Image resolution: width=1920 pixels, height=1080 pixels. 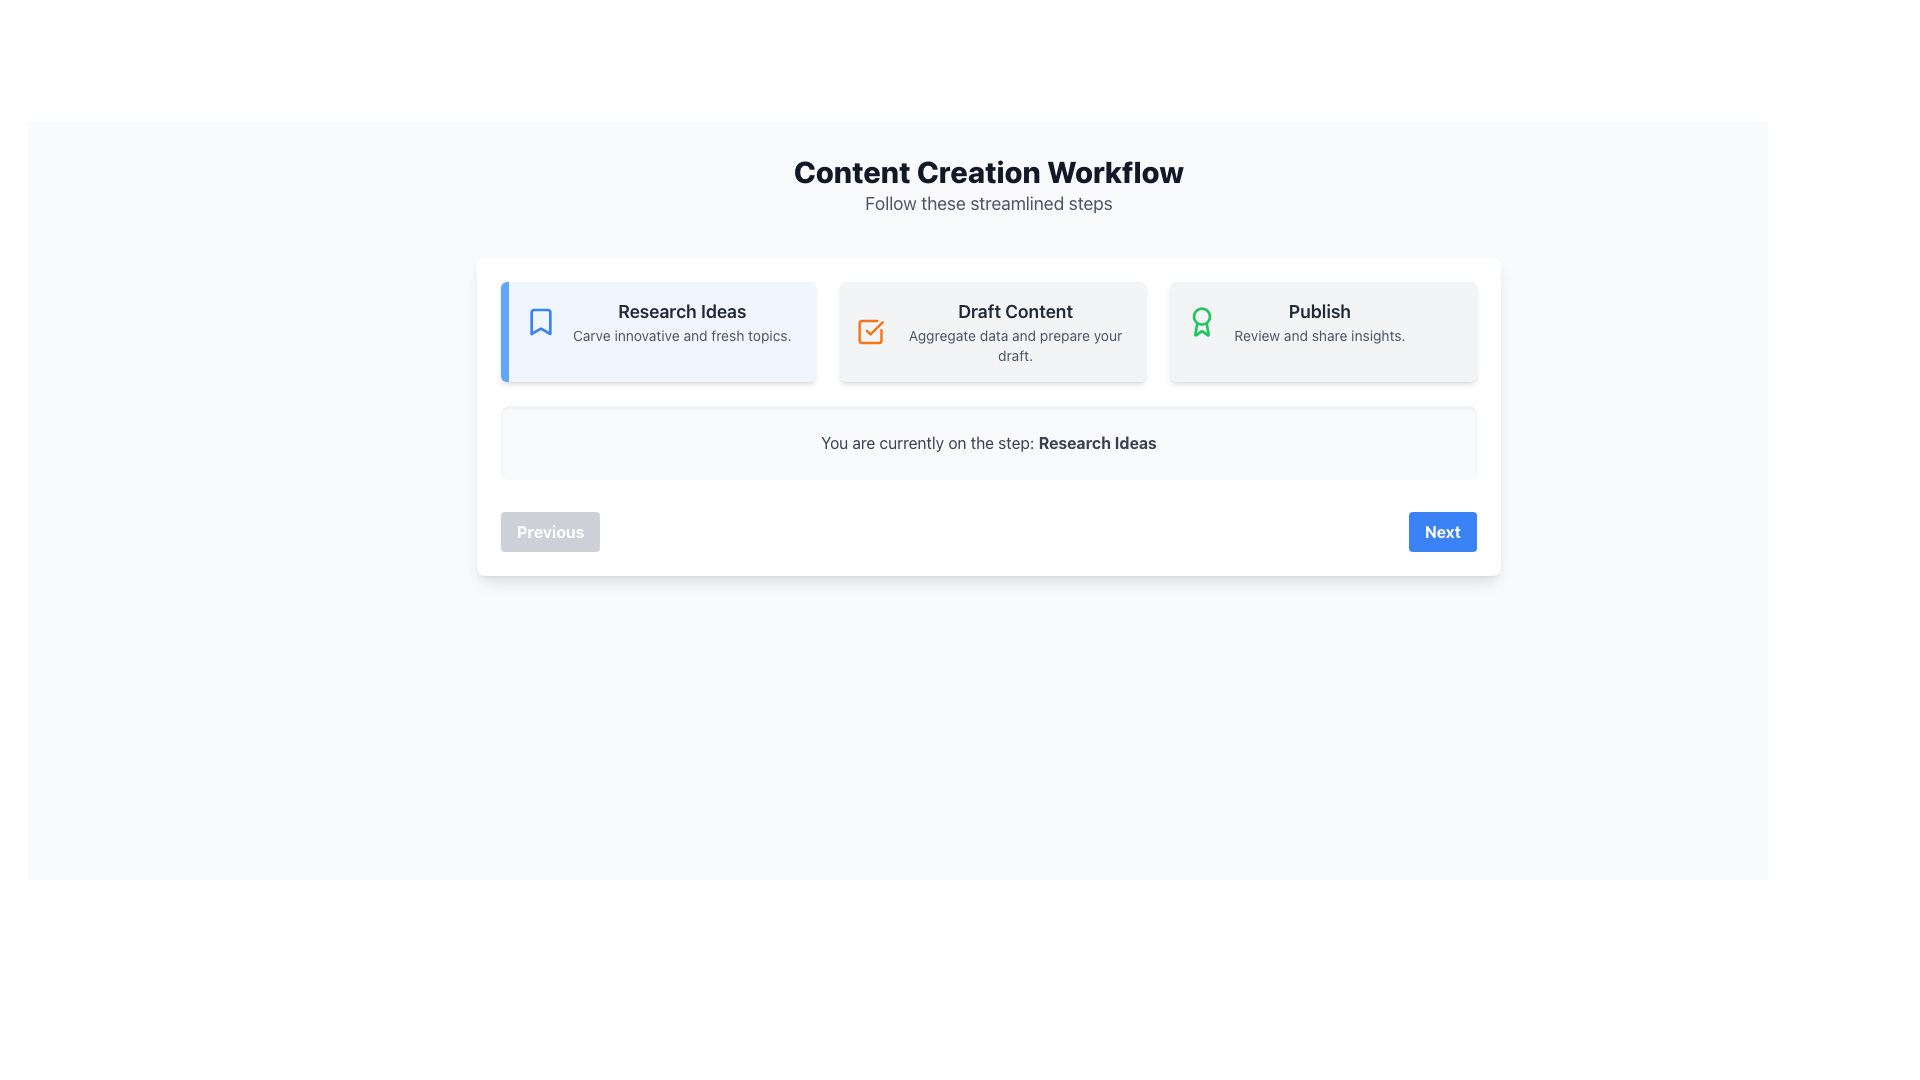 What do you see at coordinates (682, 334) in the screenshot?
I see `the text label that reads 'Carve innovative and fresh topics.' which is located directly beneath the 'Research Ideas' heading in the white card element` at bounding box center [682, 334].